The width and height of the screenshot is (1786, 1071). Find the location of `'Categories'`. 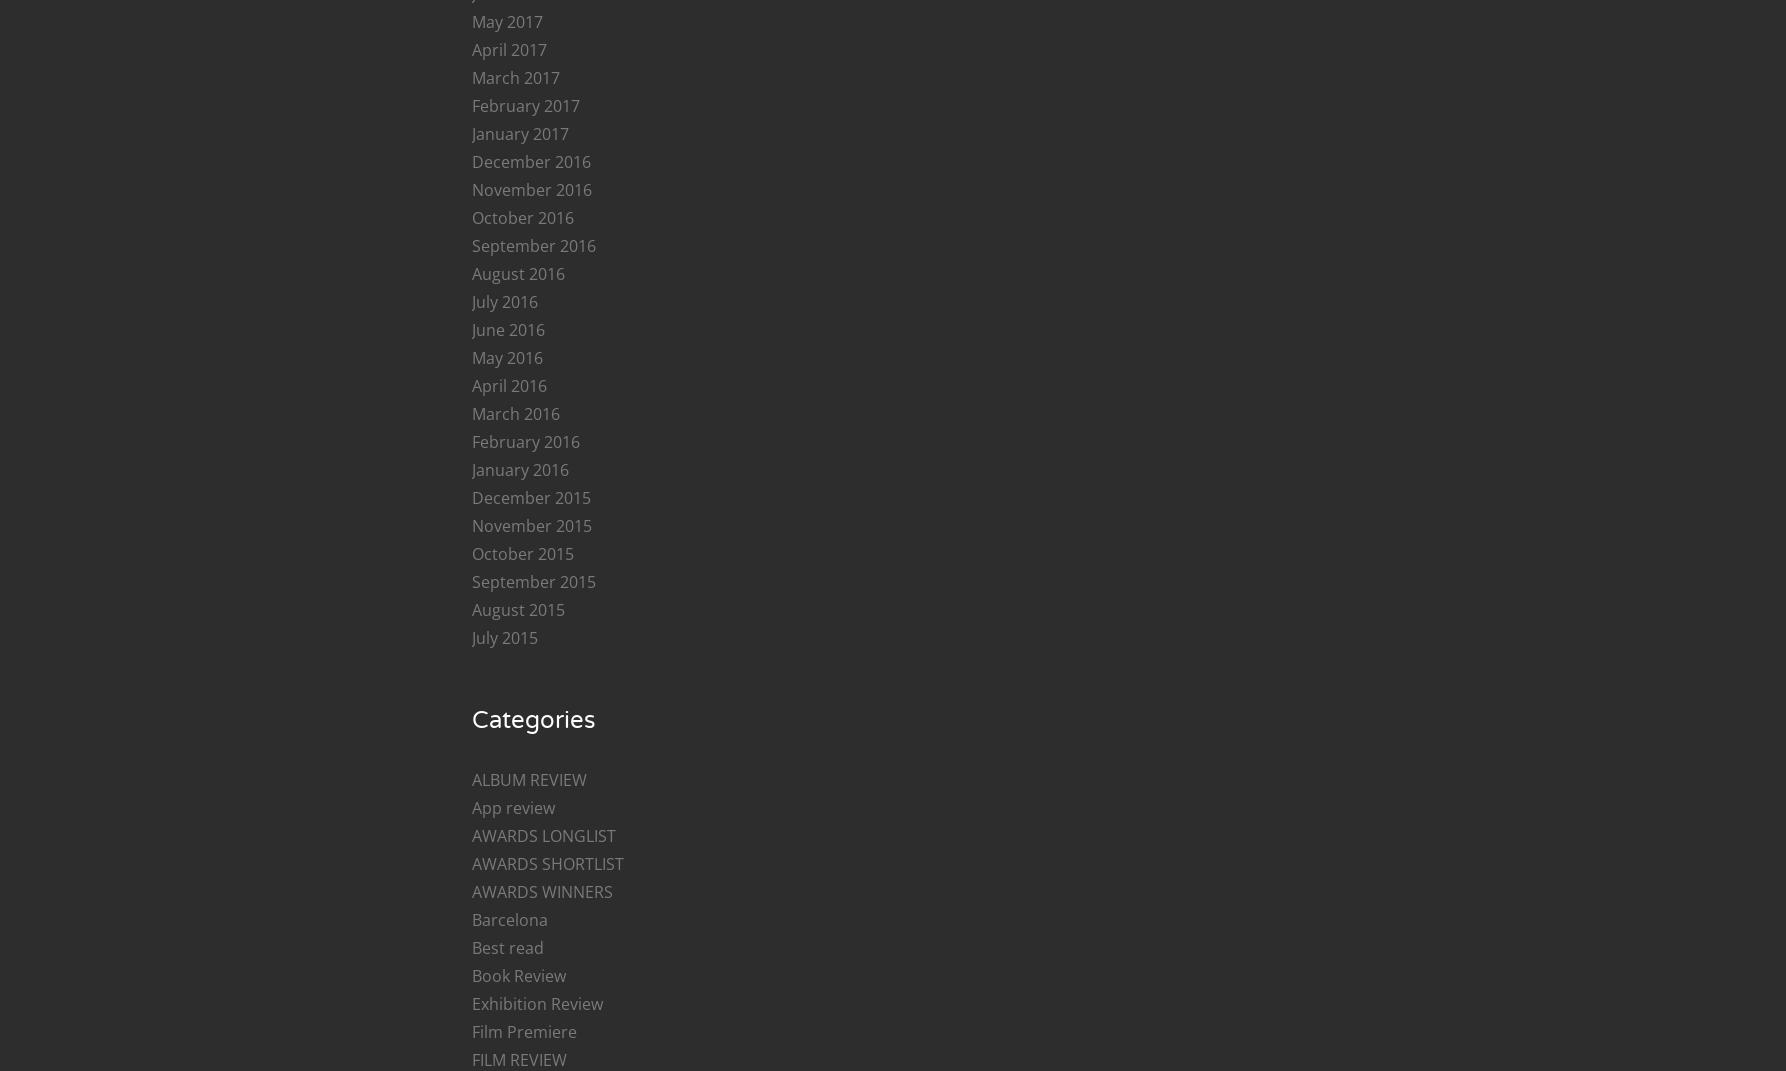

'Categories' is located at coordinates (469, 720).